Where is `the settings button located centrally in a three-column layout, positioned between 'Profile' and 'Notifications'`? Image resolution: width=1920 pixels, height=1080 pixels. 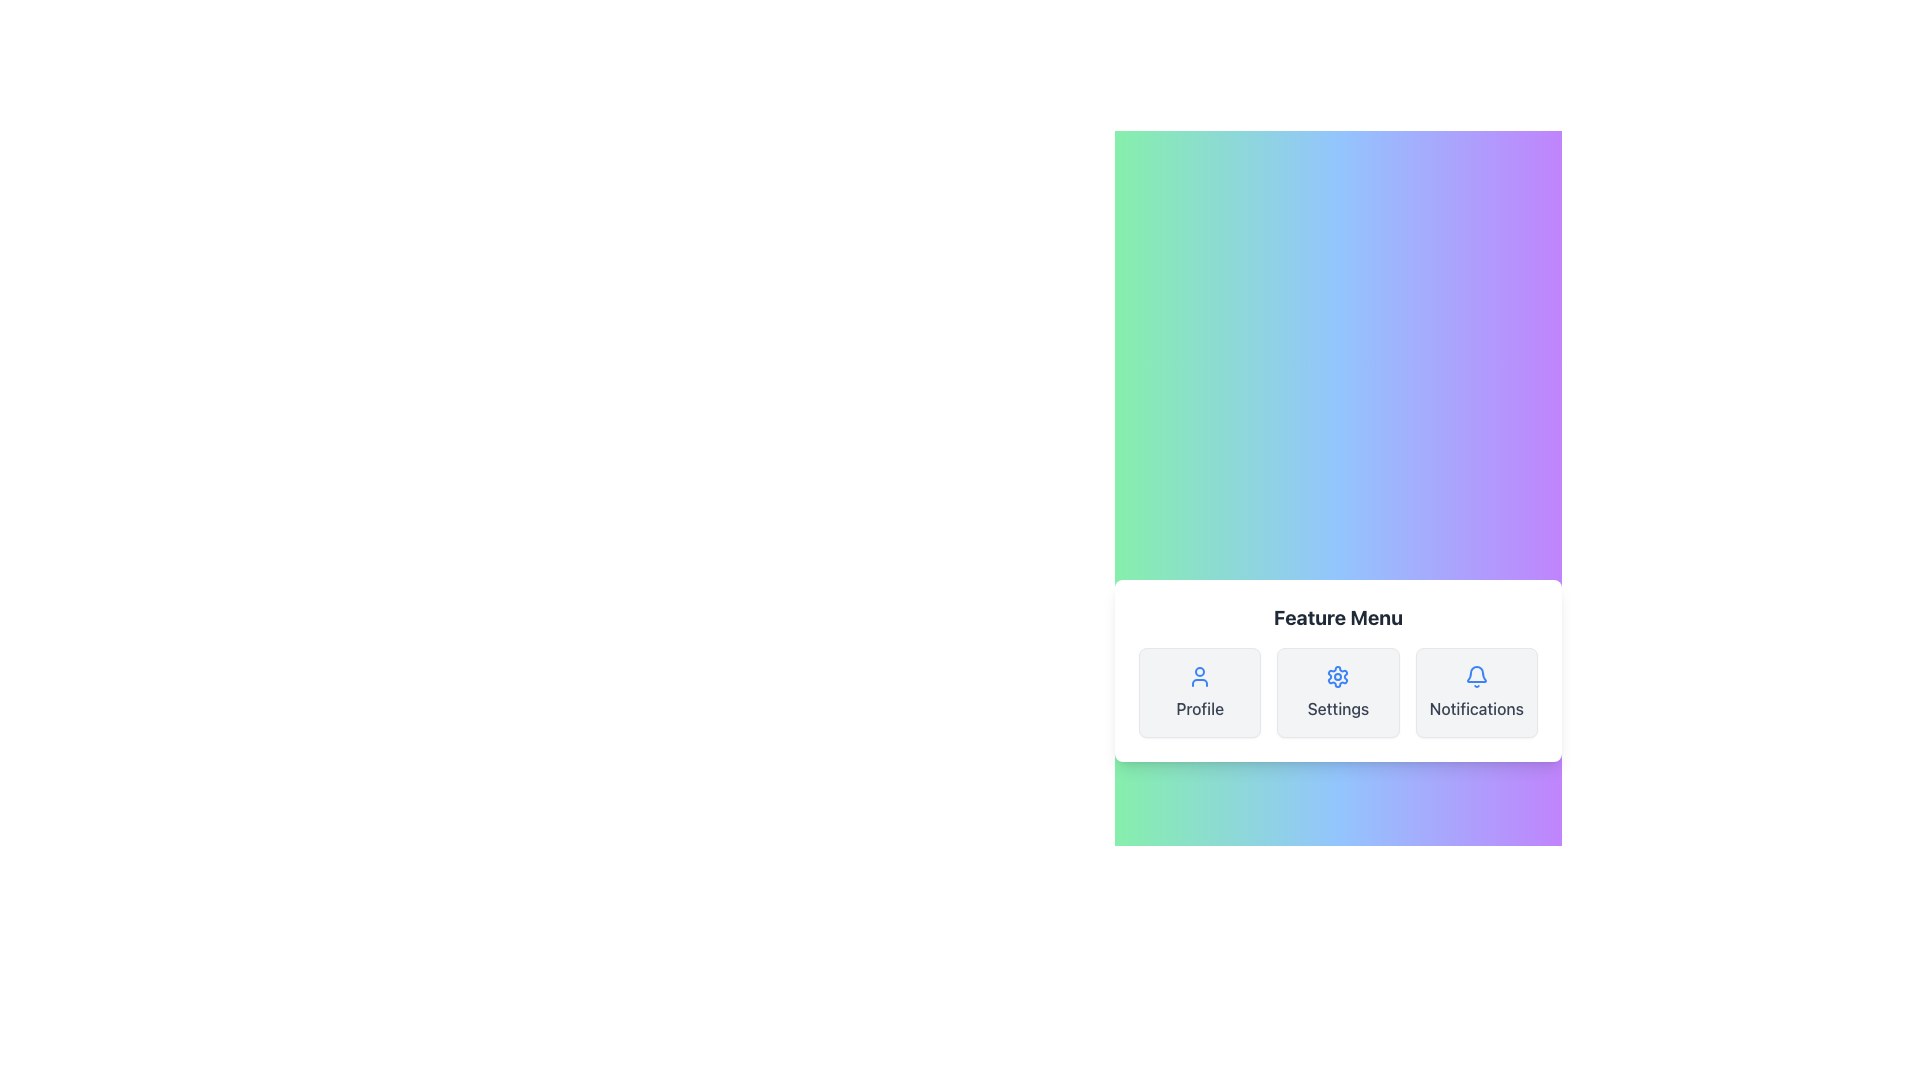 the settings button located centrally in a three-column layout, positioned between 'Profile' and 'Notifications' is located at coordinates (1338, 692).